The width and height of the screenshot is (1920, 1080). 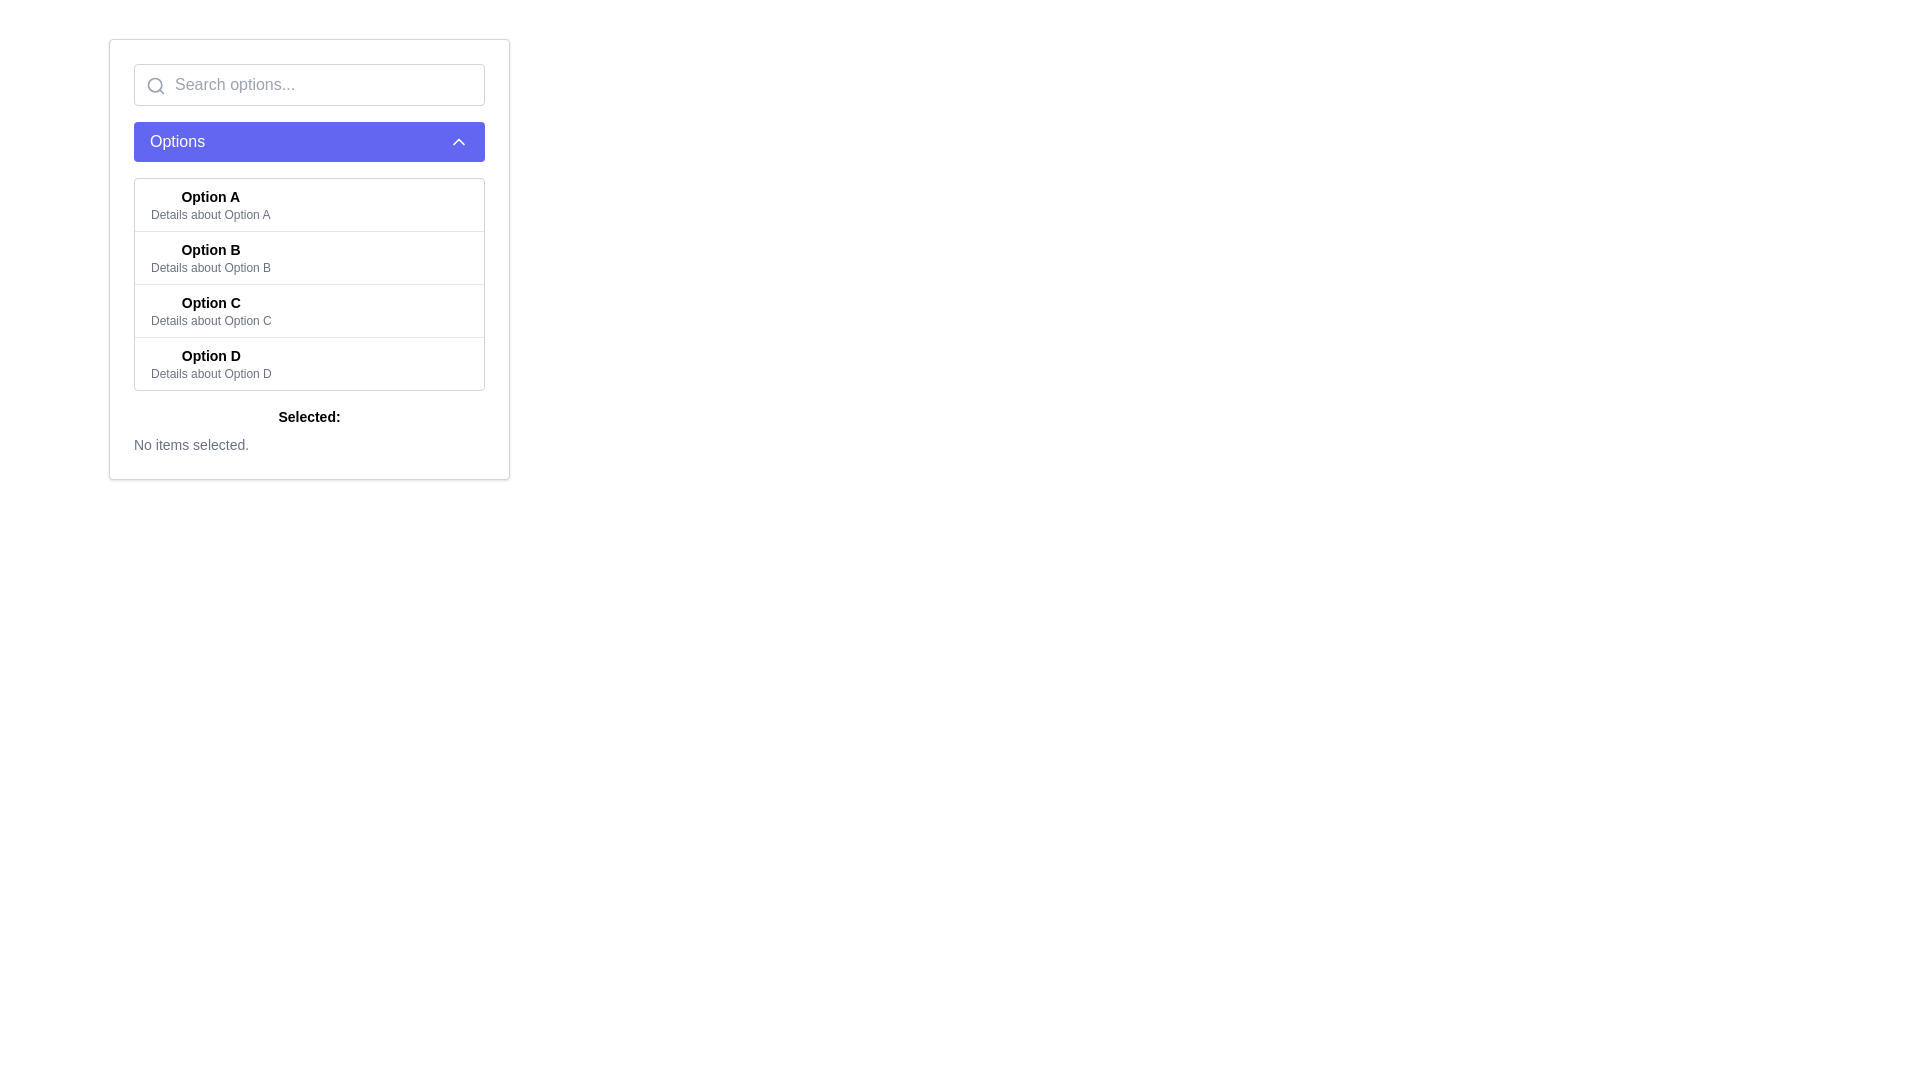 I want to click on the static text label providing additional information about 'Option A', located beneath the 'Option A' label in the options list, so click(x=210, y=215).